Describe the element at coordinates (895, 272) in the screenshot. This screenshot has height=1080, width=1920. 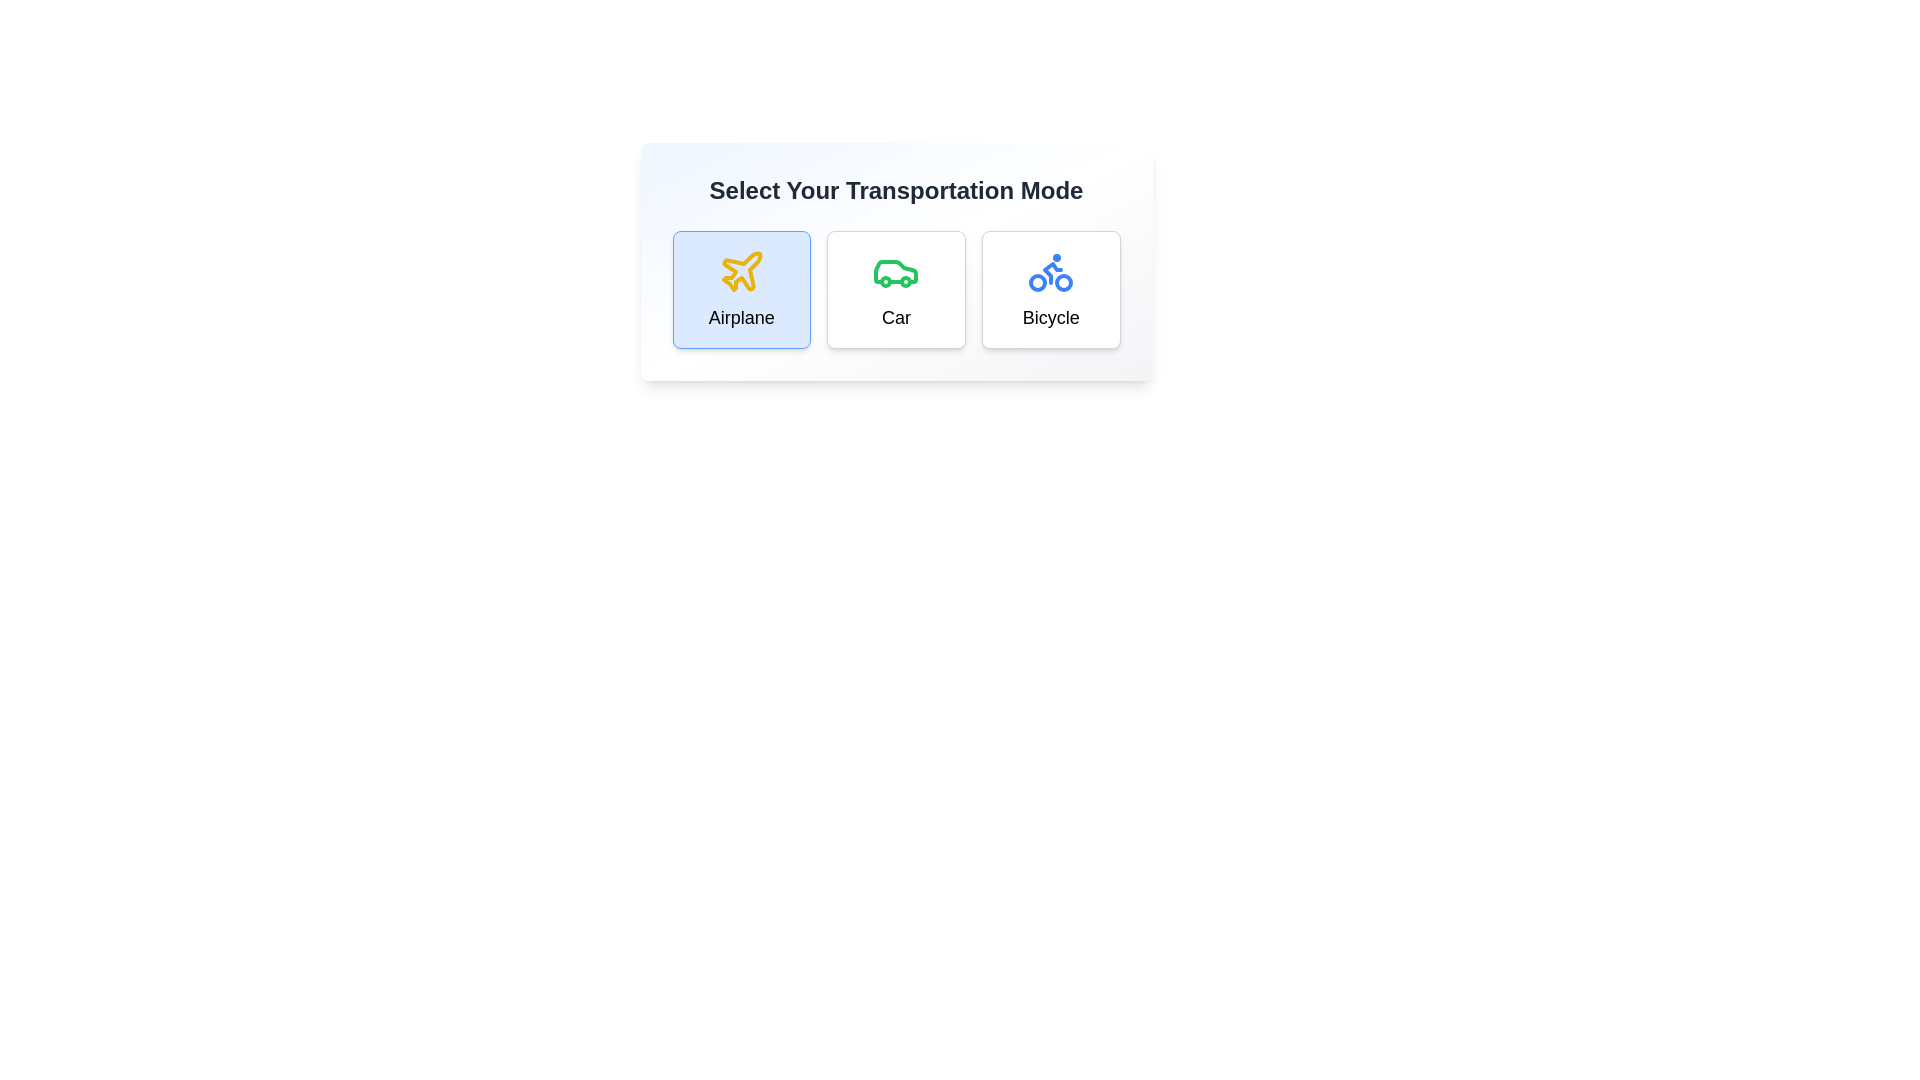
I see `the car icon, which visually represents the 'Car' option in the transportation selection feature, located centrally between the airplane and bicycle icons` at that location.